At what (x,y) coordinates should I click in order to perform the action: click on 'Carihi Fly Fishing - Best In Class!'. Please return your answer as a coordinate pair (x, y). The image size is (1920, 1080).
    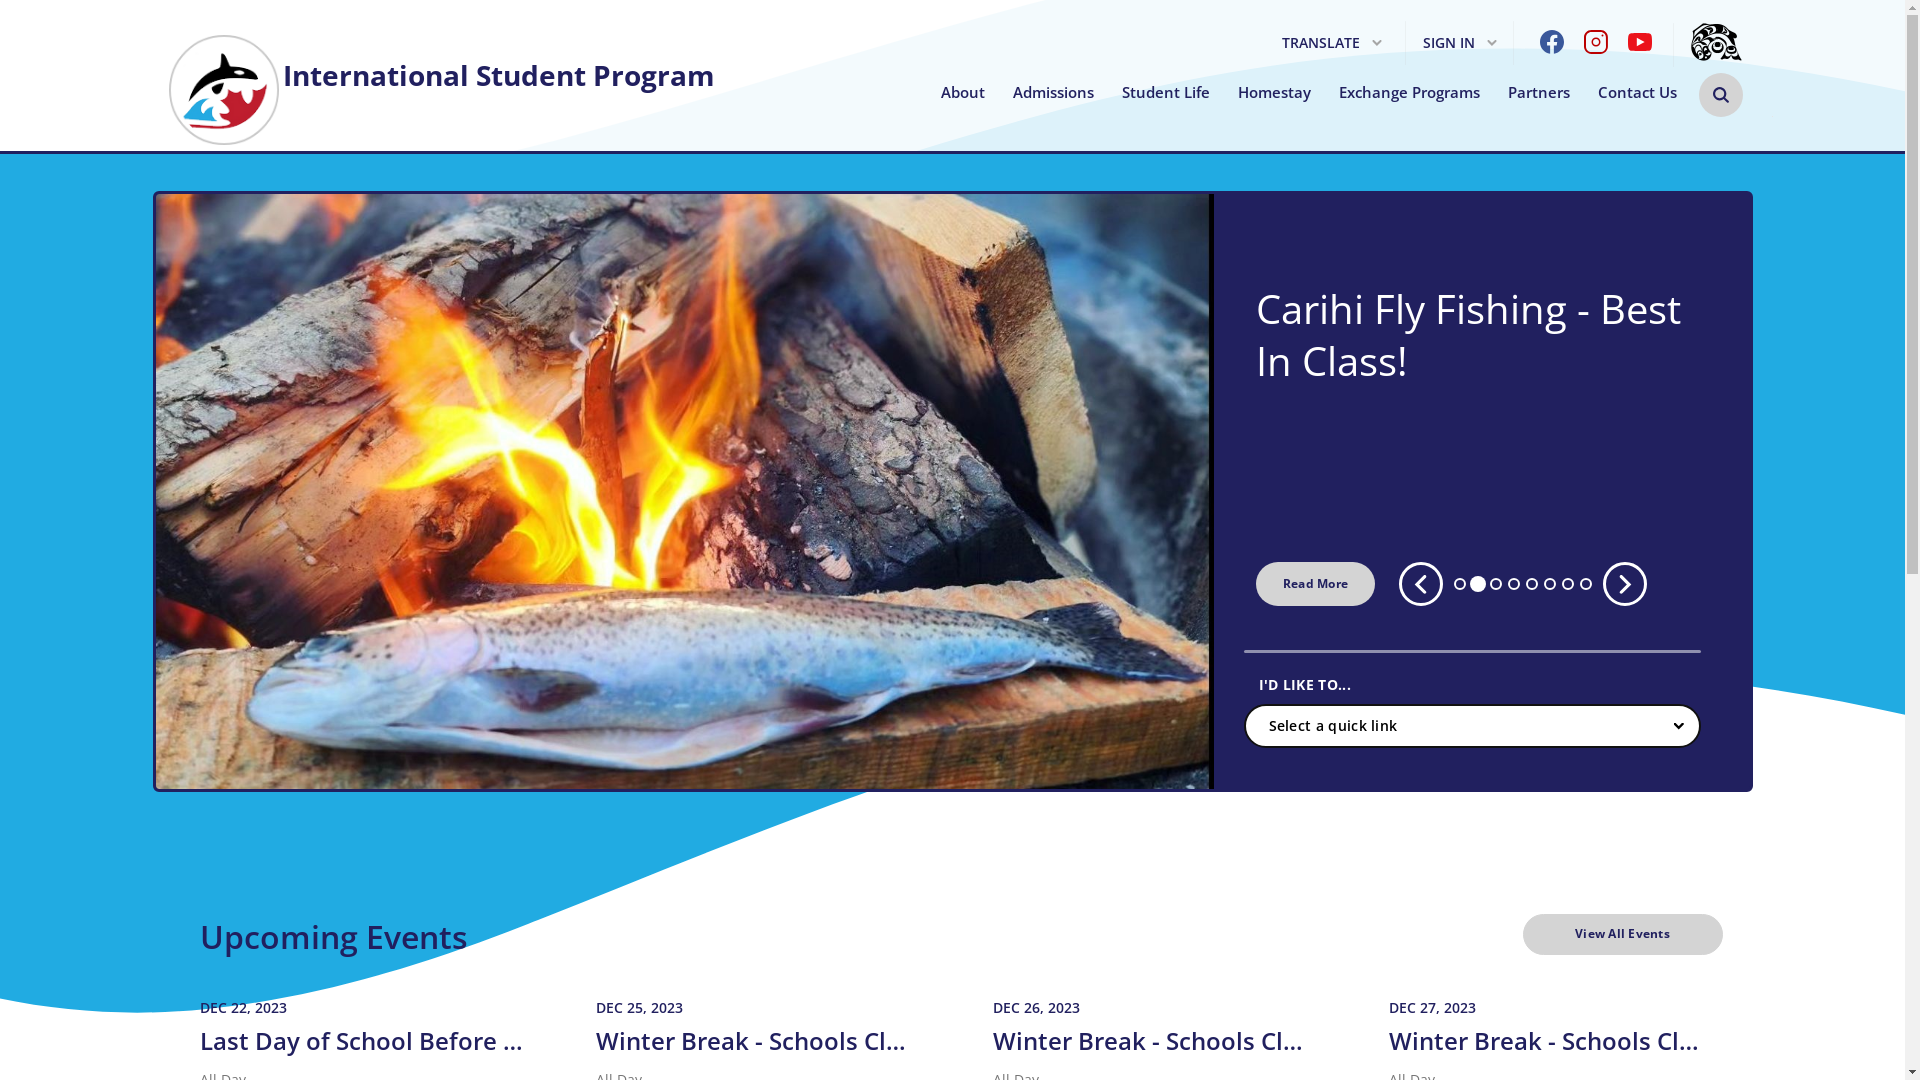
    Looking at the image, I should click on (1483, 334).